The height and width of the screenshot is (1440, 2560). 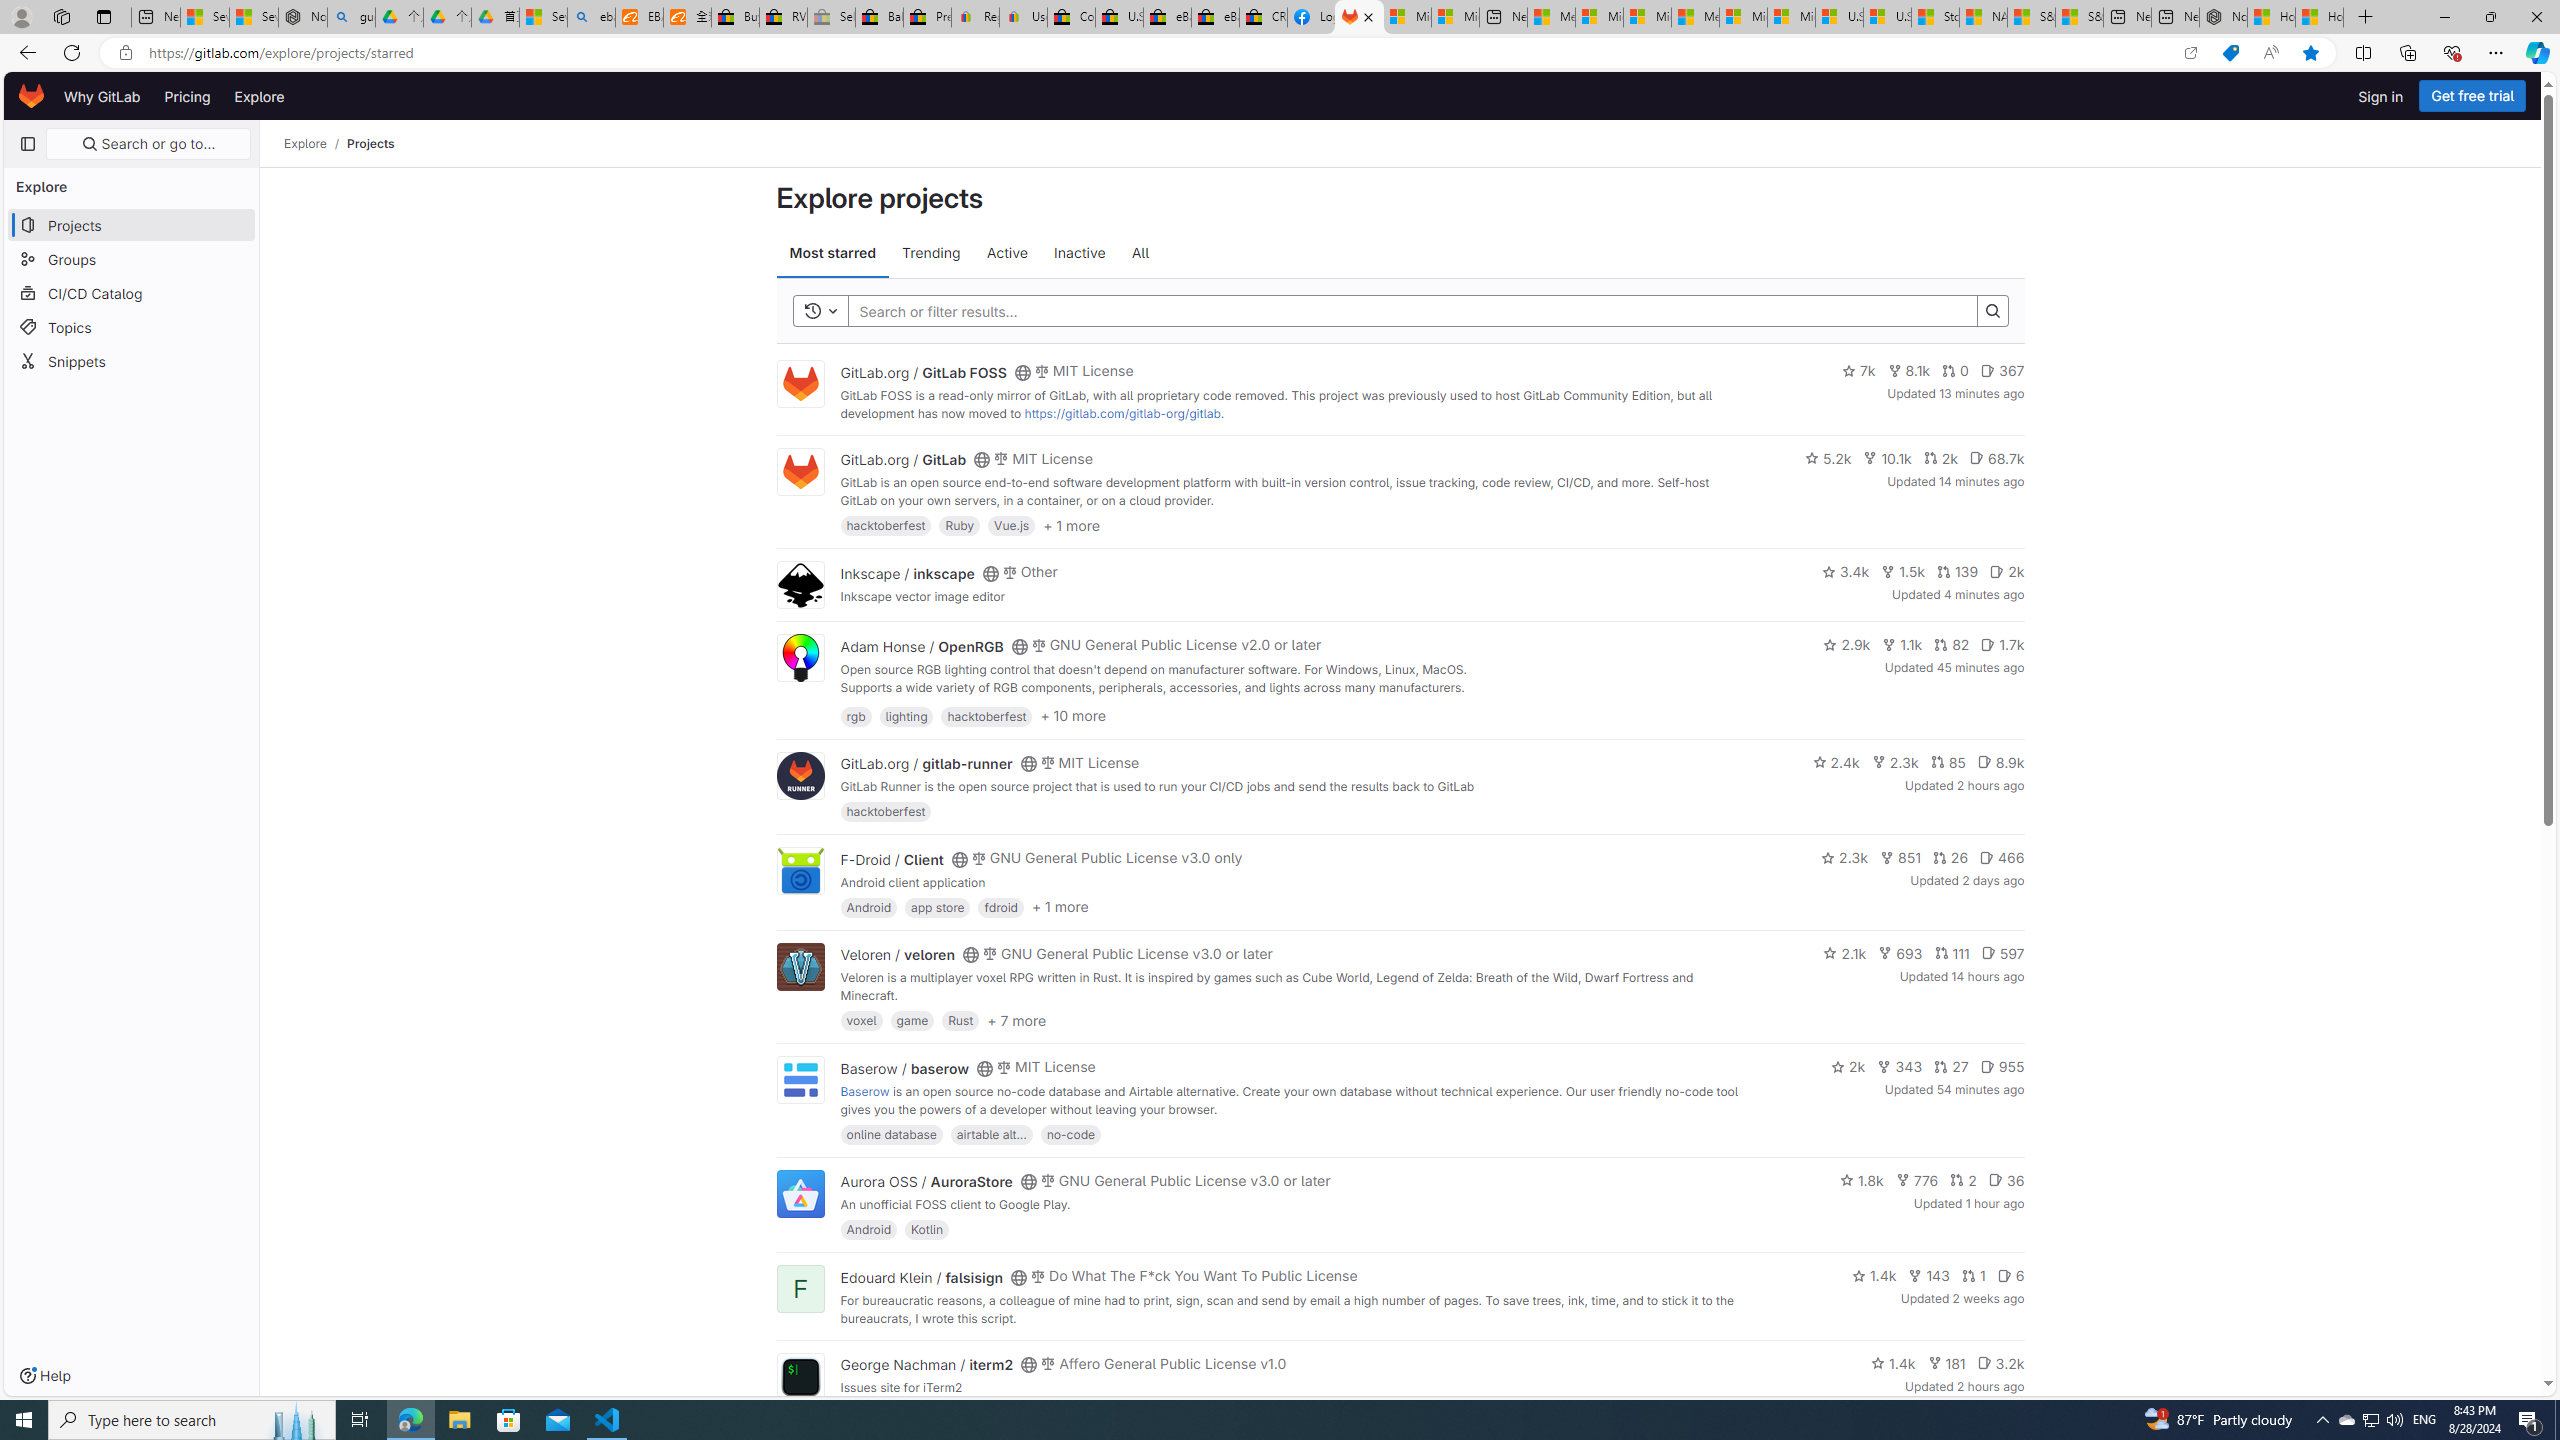 What do you see at coordinates (905, 715) in the screenshot?
I see `'lighting'` at bounding box center [905, 715].